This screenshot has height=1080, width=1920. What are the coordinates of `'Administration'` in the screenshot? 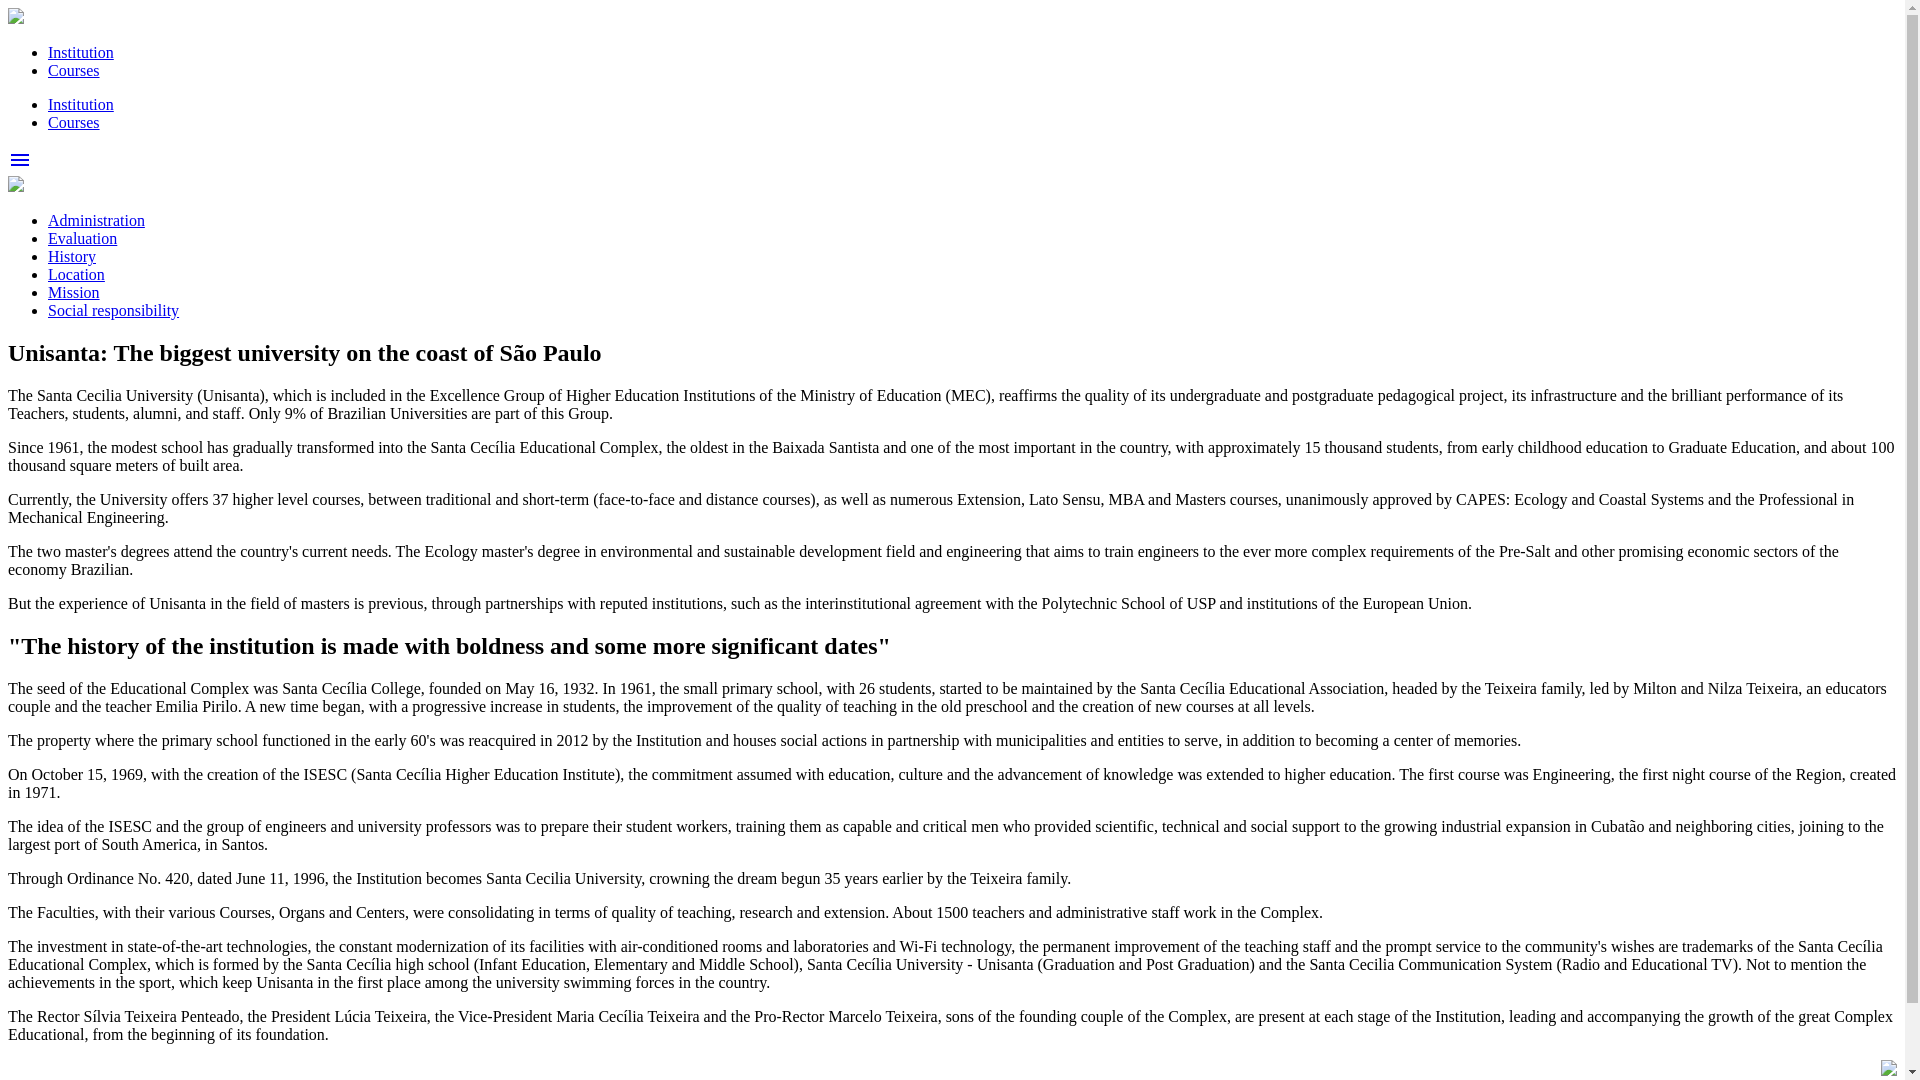 It's located at (95, 220).